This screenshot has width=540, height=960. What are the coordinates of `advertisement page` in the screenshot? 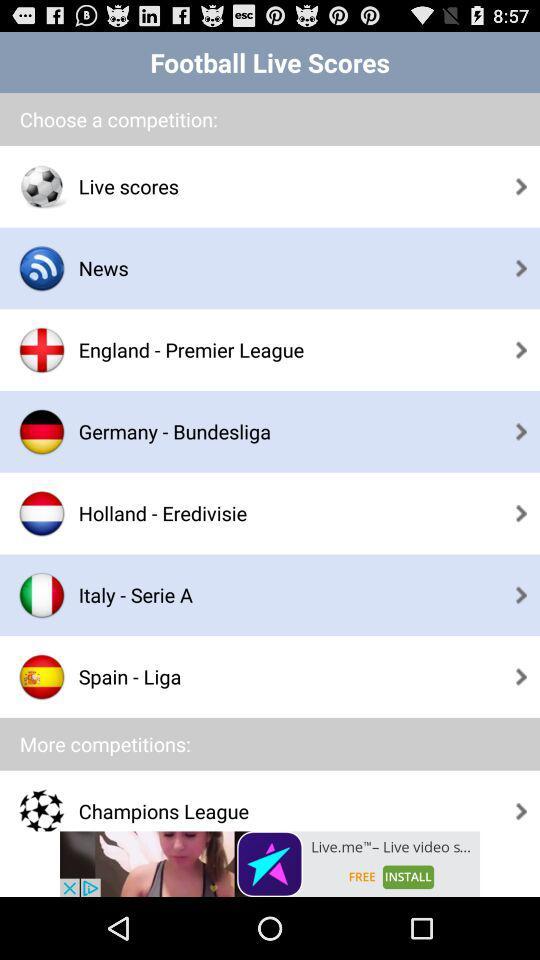 It's located at (270, 863).